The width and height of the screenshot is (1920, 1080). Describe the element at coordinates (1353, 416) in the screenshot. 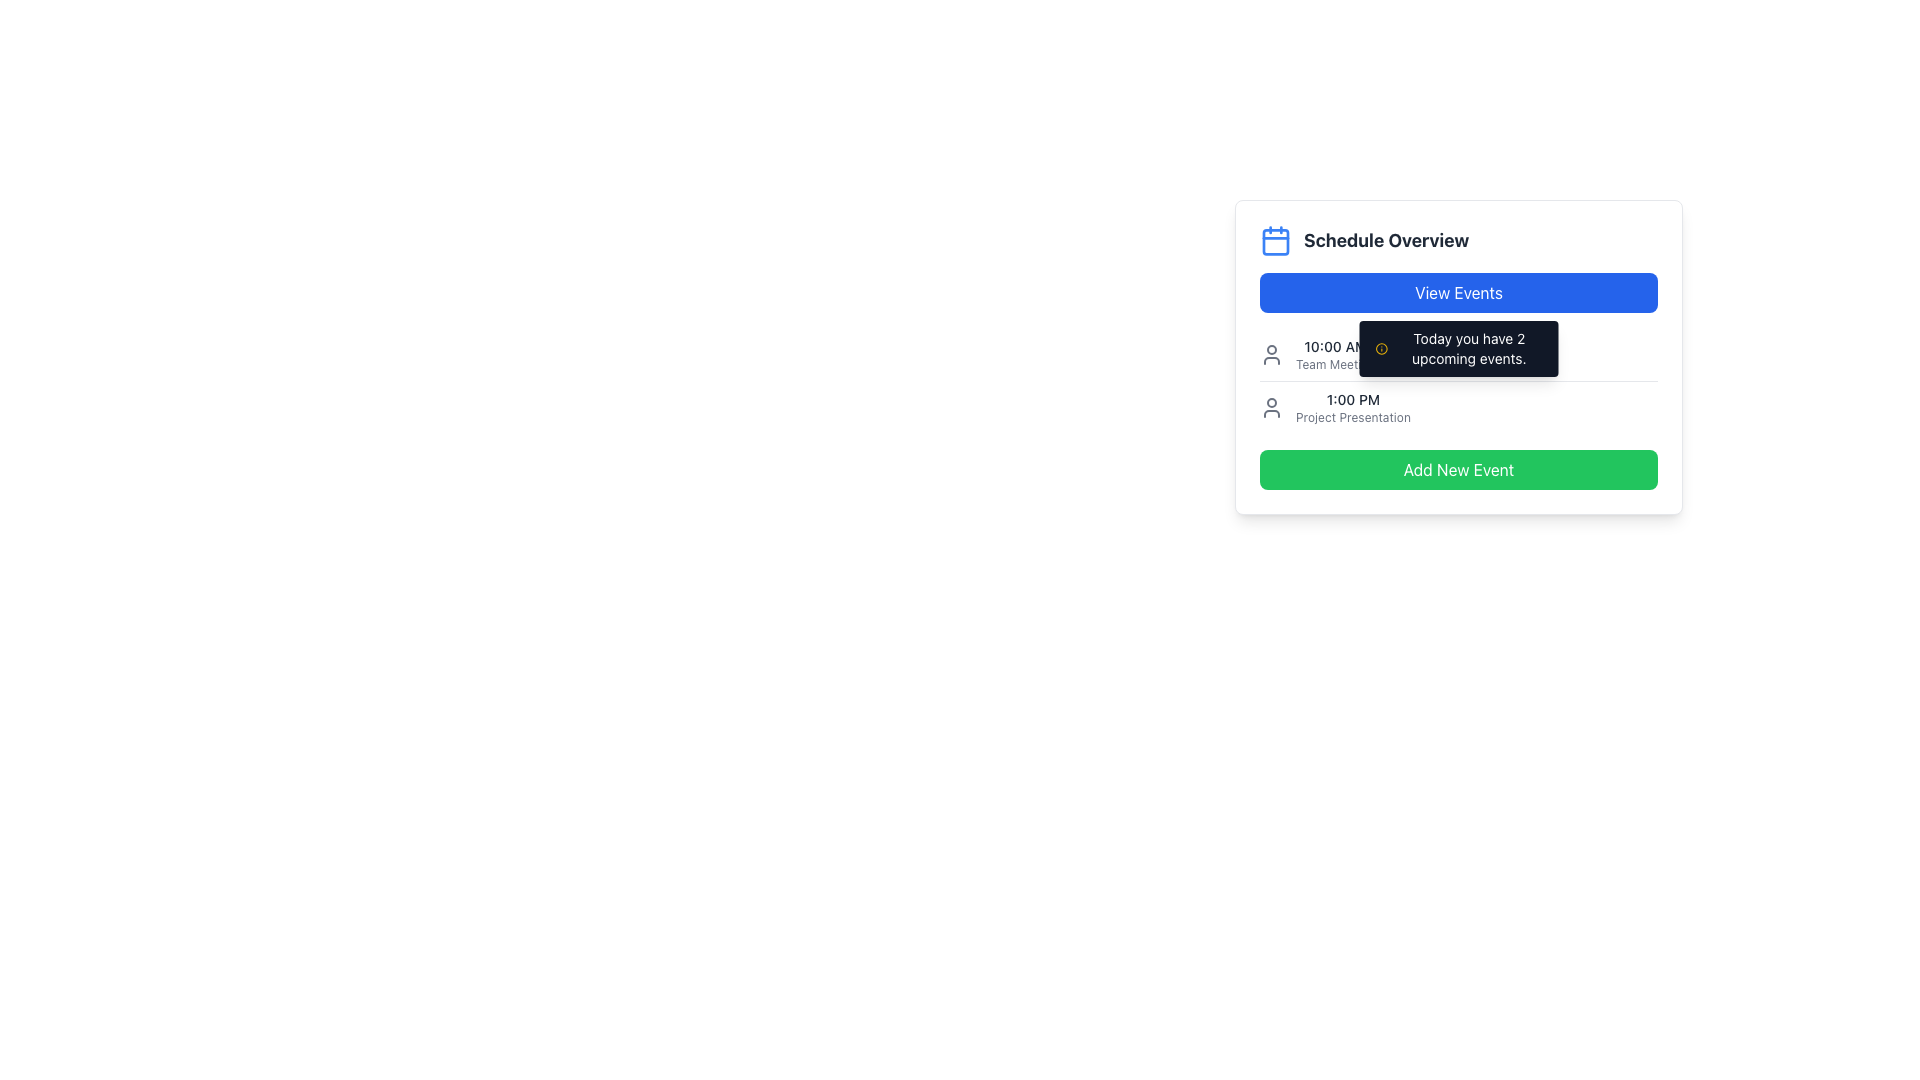

I see `the static text label displaying 'Project Presentation', which is styled with a small font and gray color, positioned below another label '1:00 PM' in the 'Schedule Overview' card` at that location.